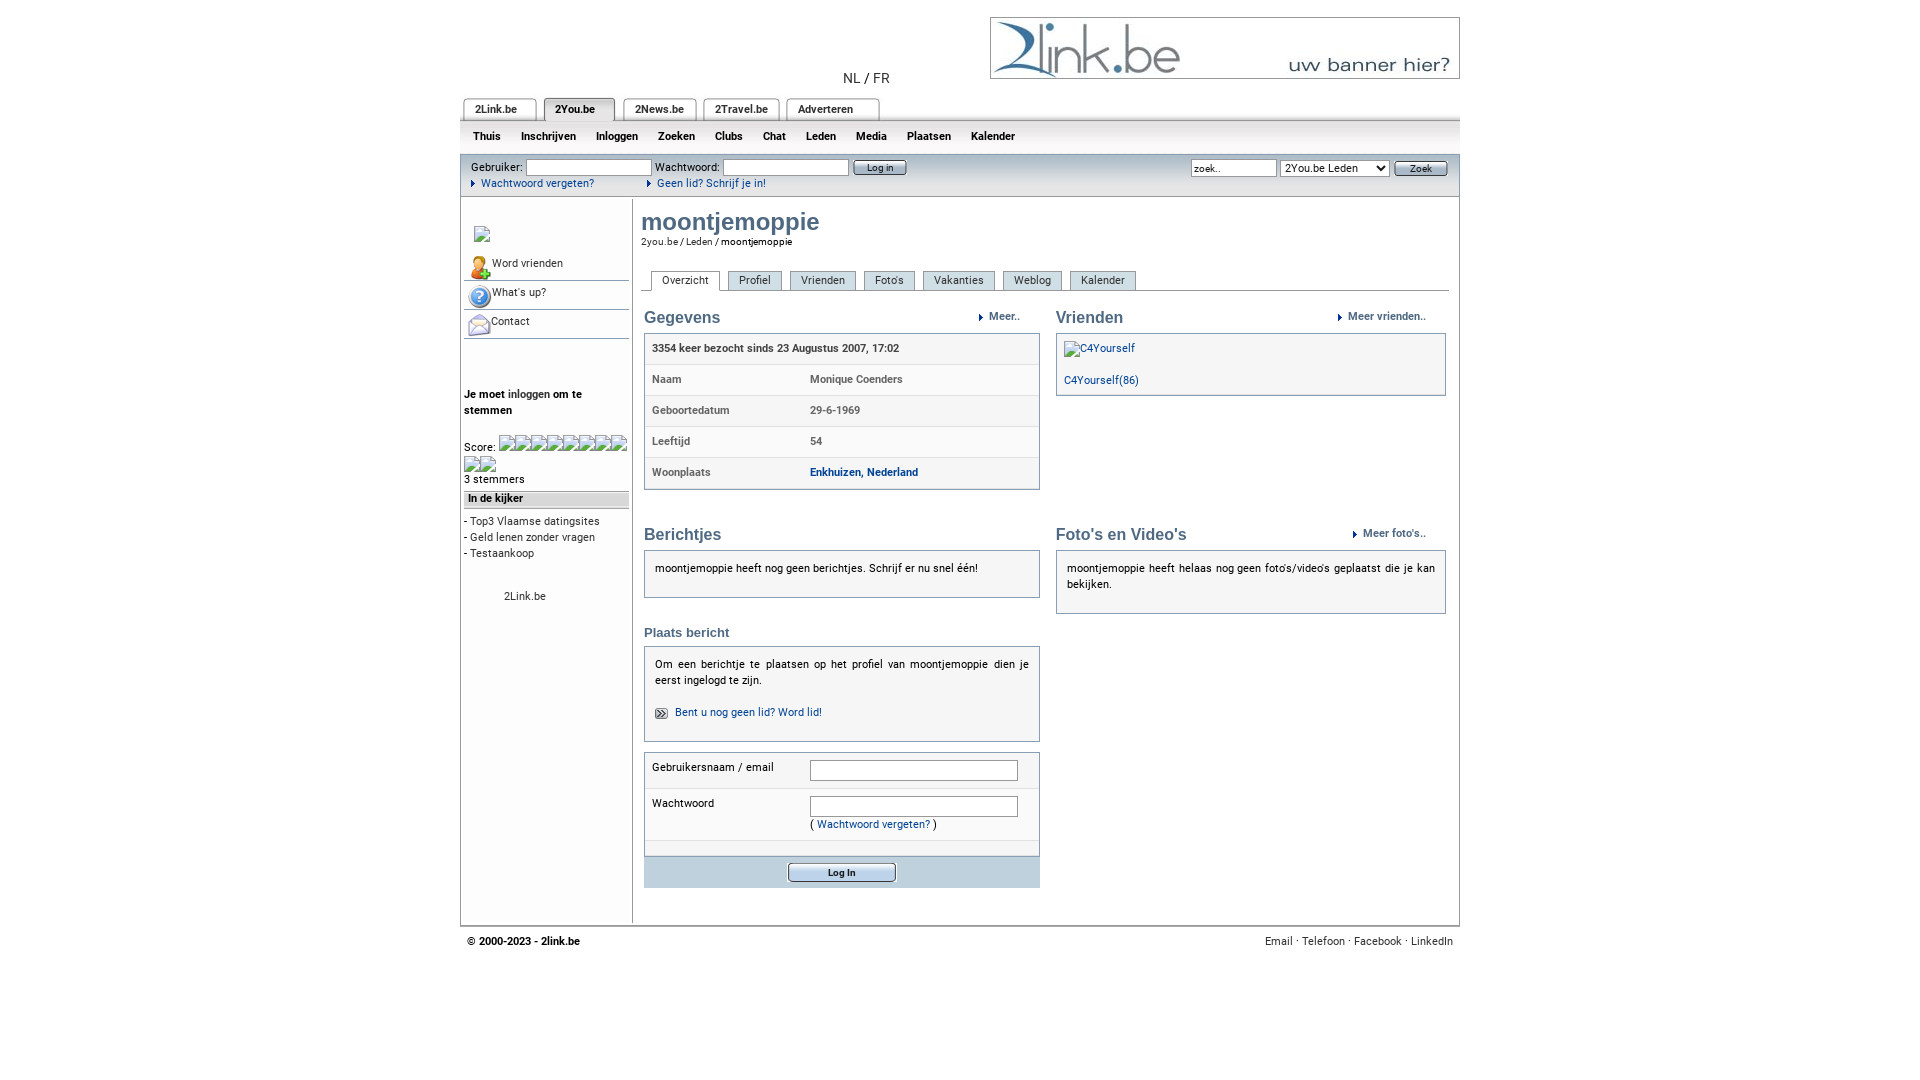 This screenshot has width=1920, height=1080. Describe the element at coordinates (728, 135) in the screenshot. I see `'Clubs'` at that location.